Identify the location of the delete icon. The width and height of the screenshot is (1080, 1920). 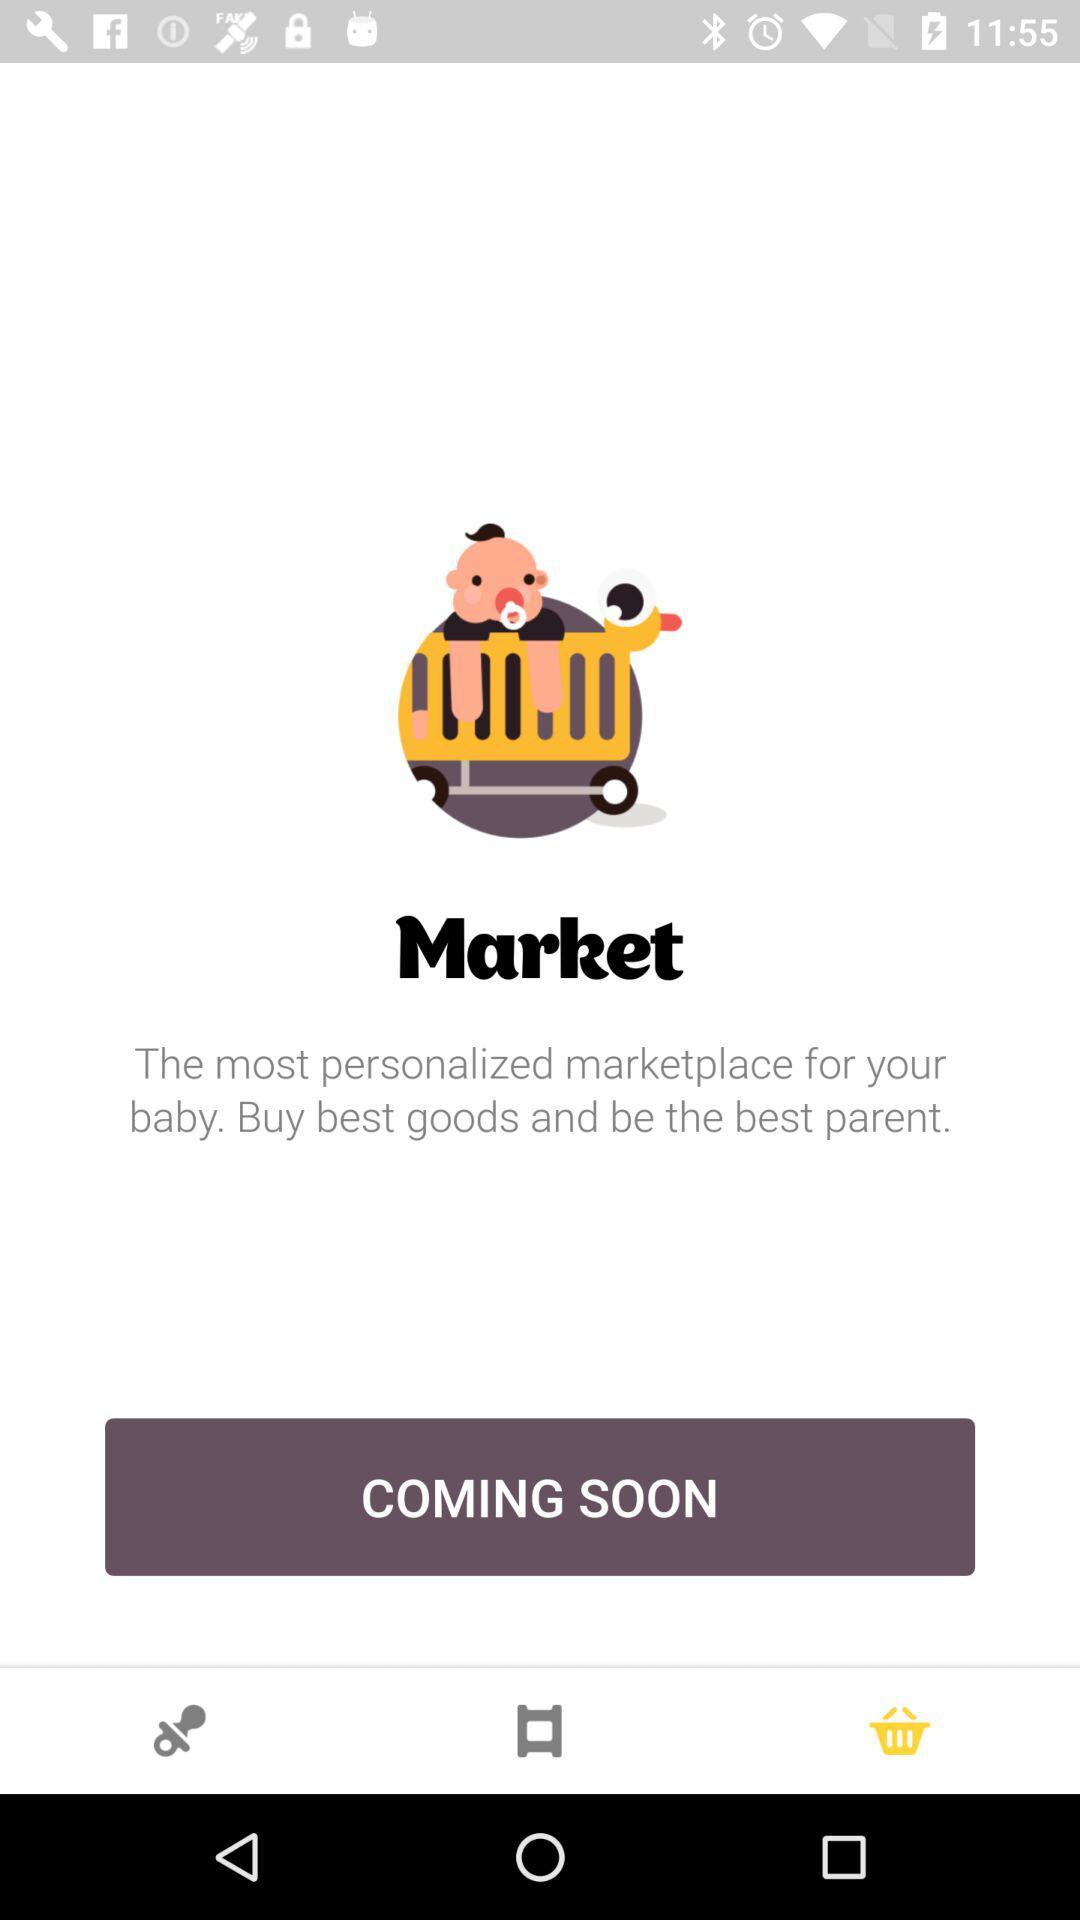
(898, 1730).